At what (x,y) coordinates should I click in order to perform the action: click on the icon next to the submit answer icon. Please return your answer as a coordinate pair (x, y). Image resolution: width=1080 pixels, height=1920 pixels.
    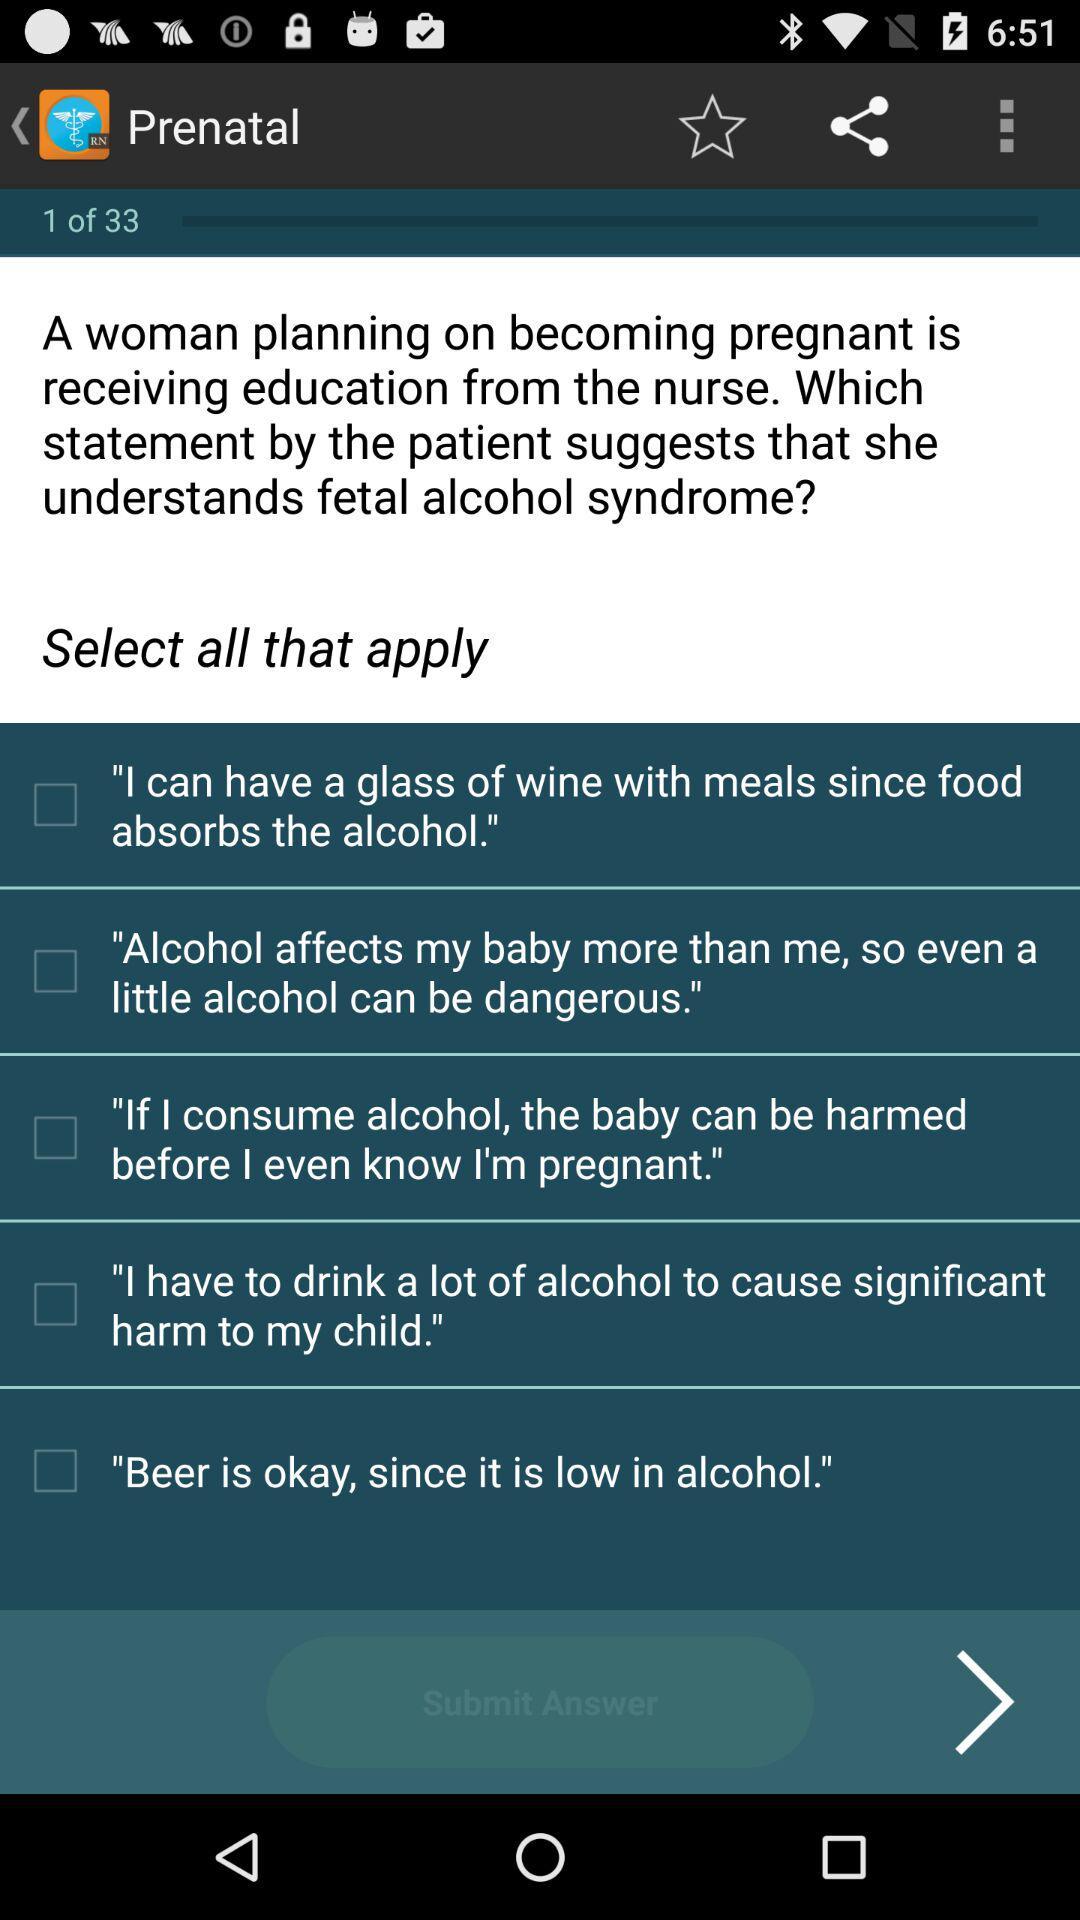
    Looking at the image, I should click on (959, 1701).